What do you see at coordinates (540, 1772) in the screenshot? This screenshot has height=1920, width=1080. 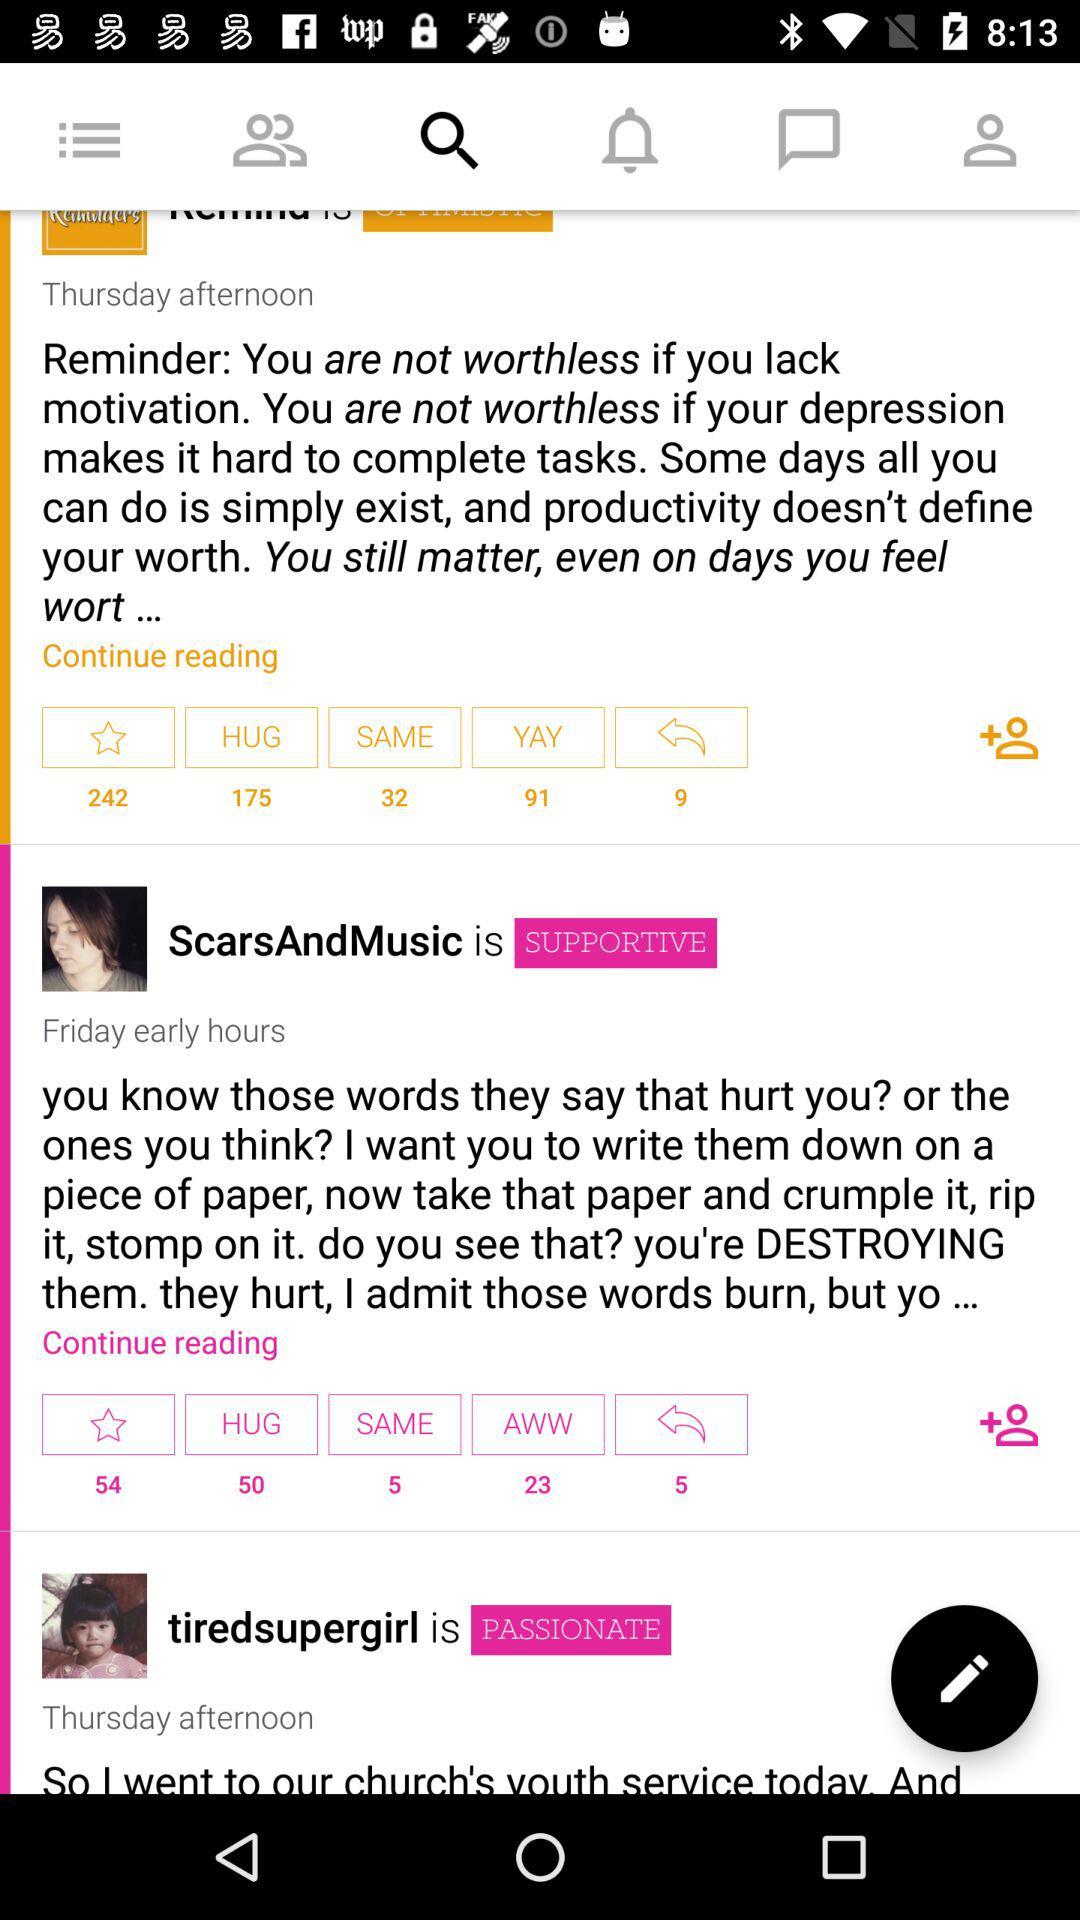 I see `the so i went` at bounding box center [540, 1772].